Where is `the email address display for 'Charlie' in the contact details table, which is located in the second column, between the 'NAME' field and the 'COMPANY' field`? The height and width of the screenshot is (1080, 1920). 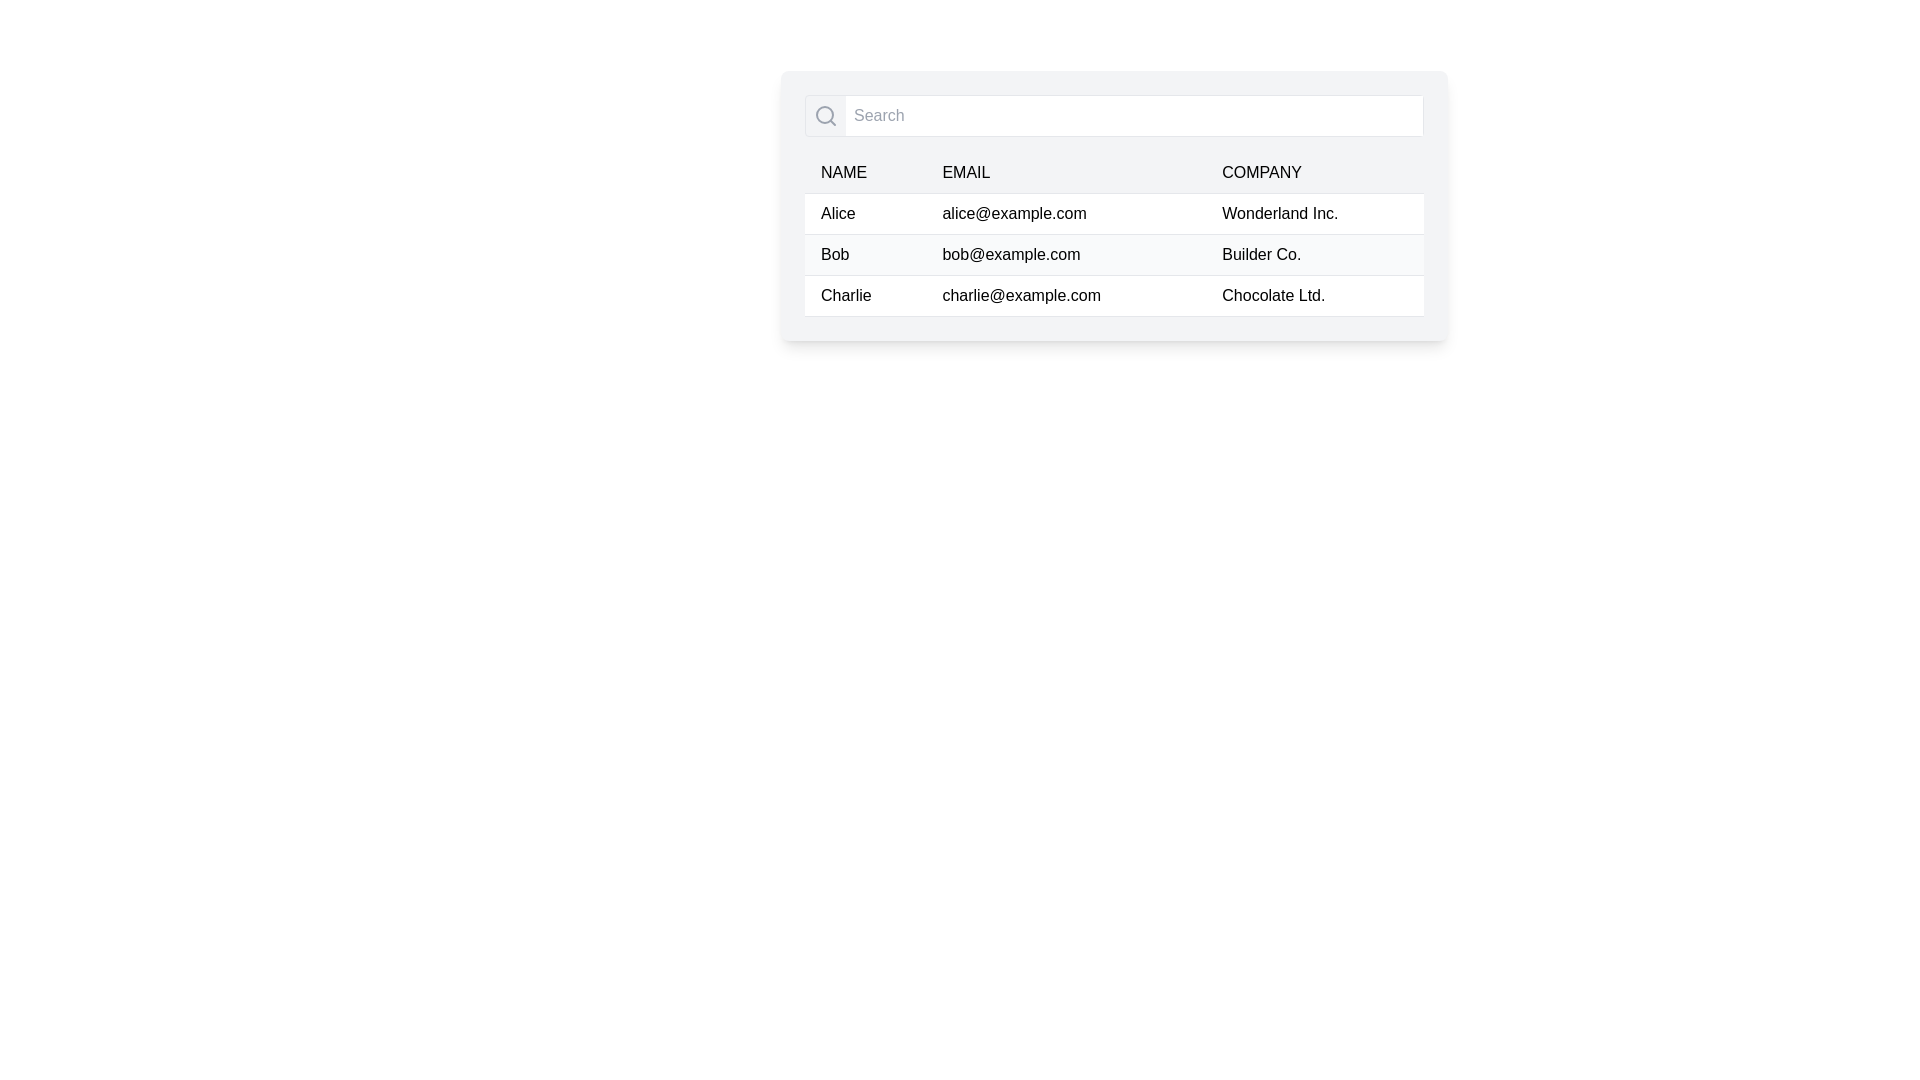 the email address display for 'Charlie' in the contact details table, which is located in the second column, between the 'NAME' field and the 'COMPANY' field is located at coordinates (1065, 296).